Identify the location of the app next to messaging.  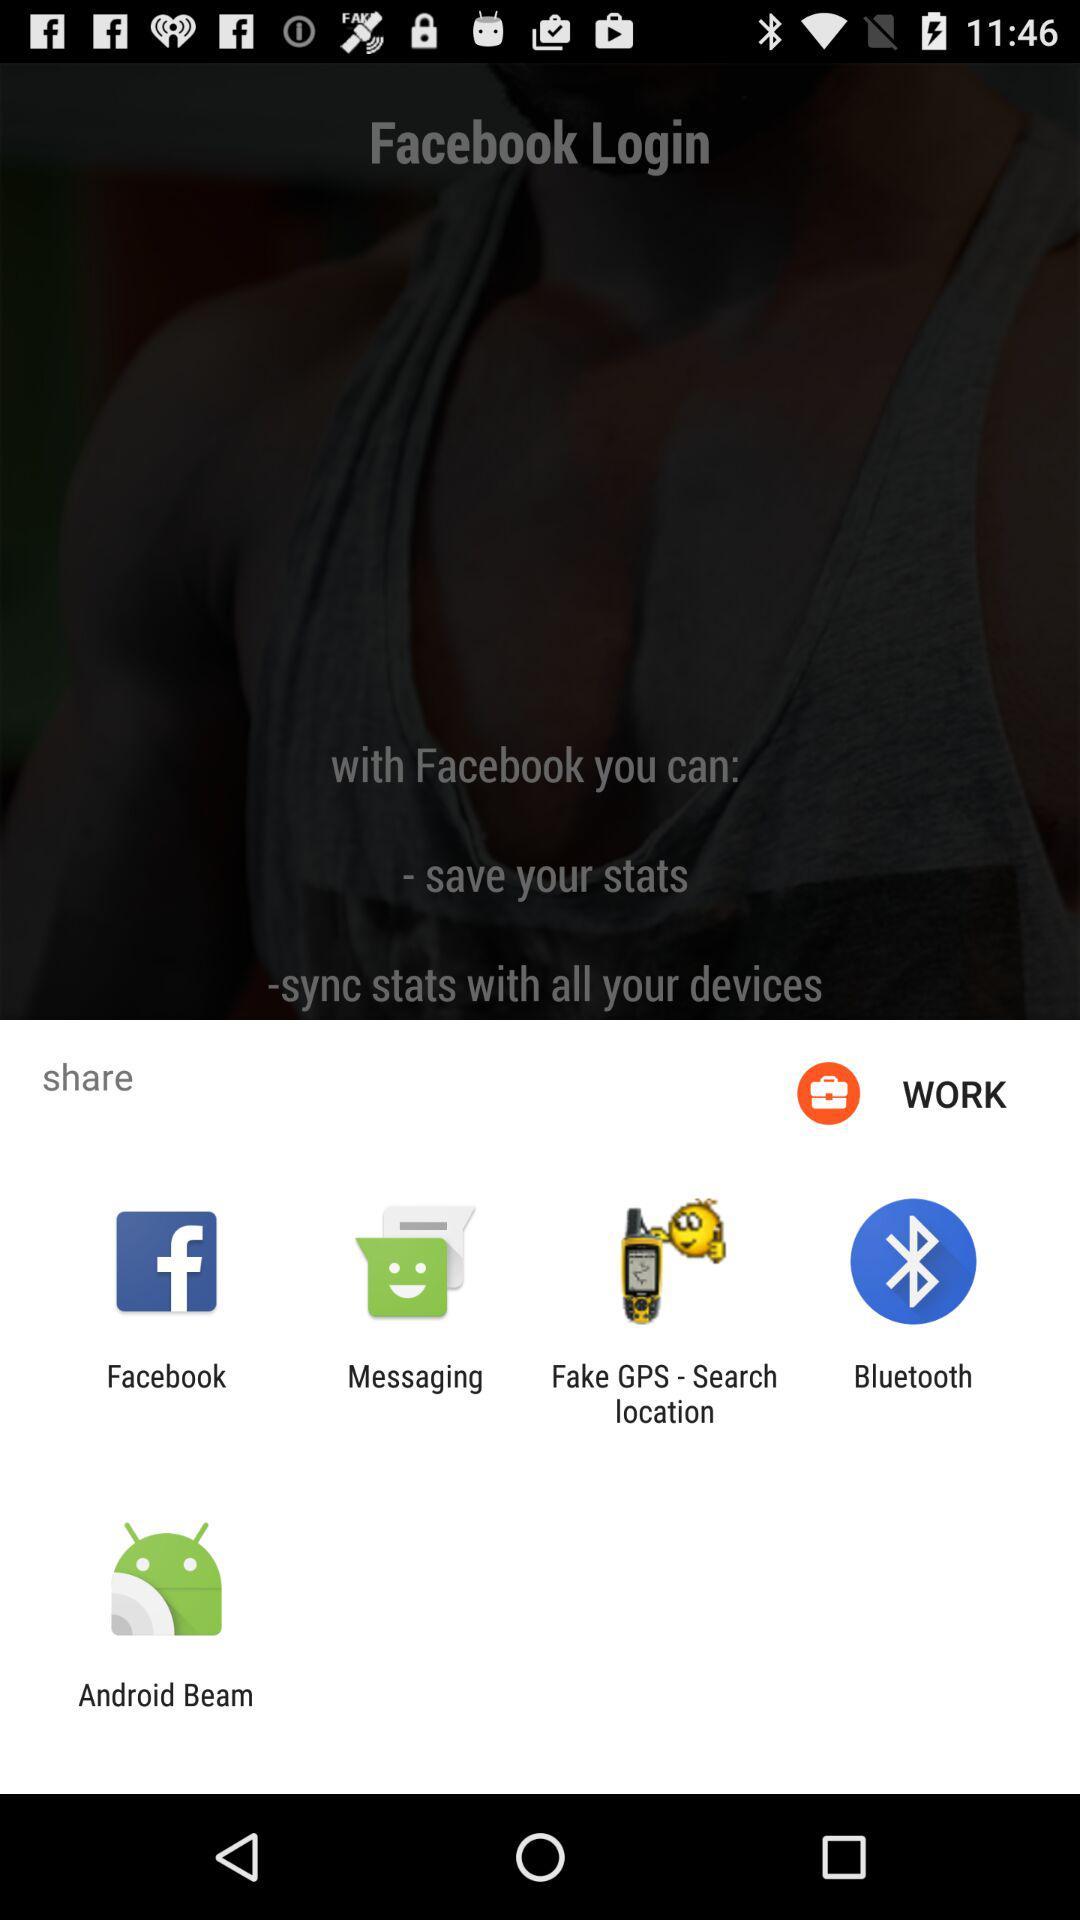
(165, 1392).